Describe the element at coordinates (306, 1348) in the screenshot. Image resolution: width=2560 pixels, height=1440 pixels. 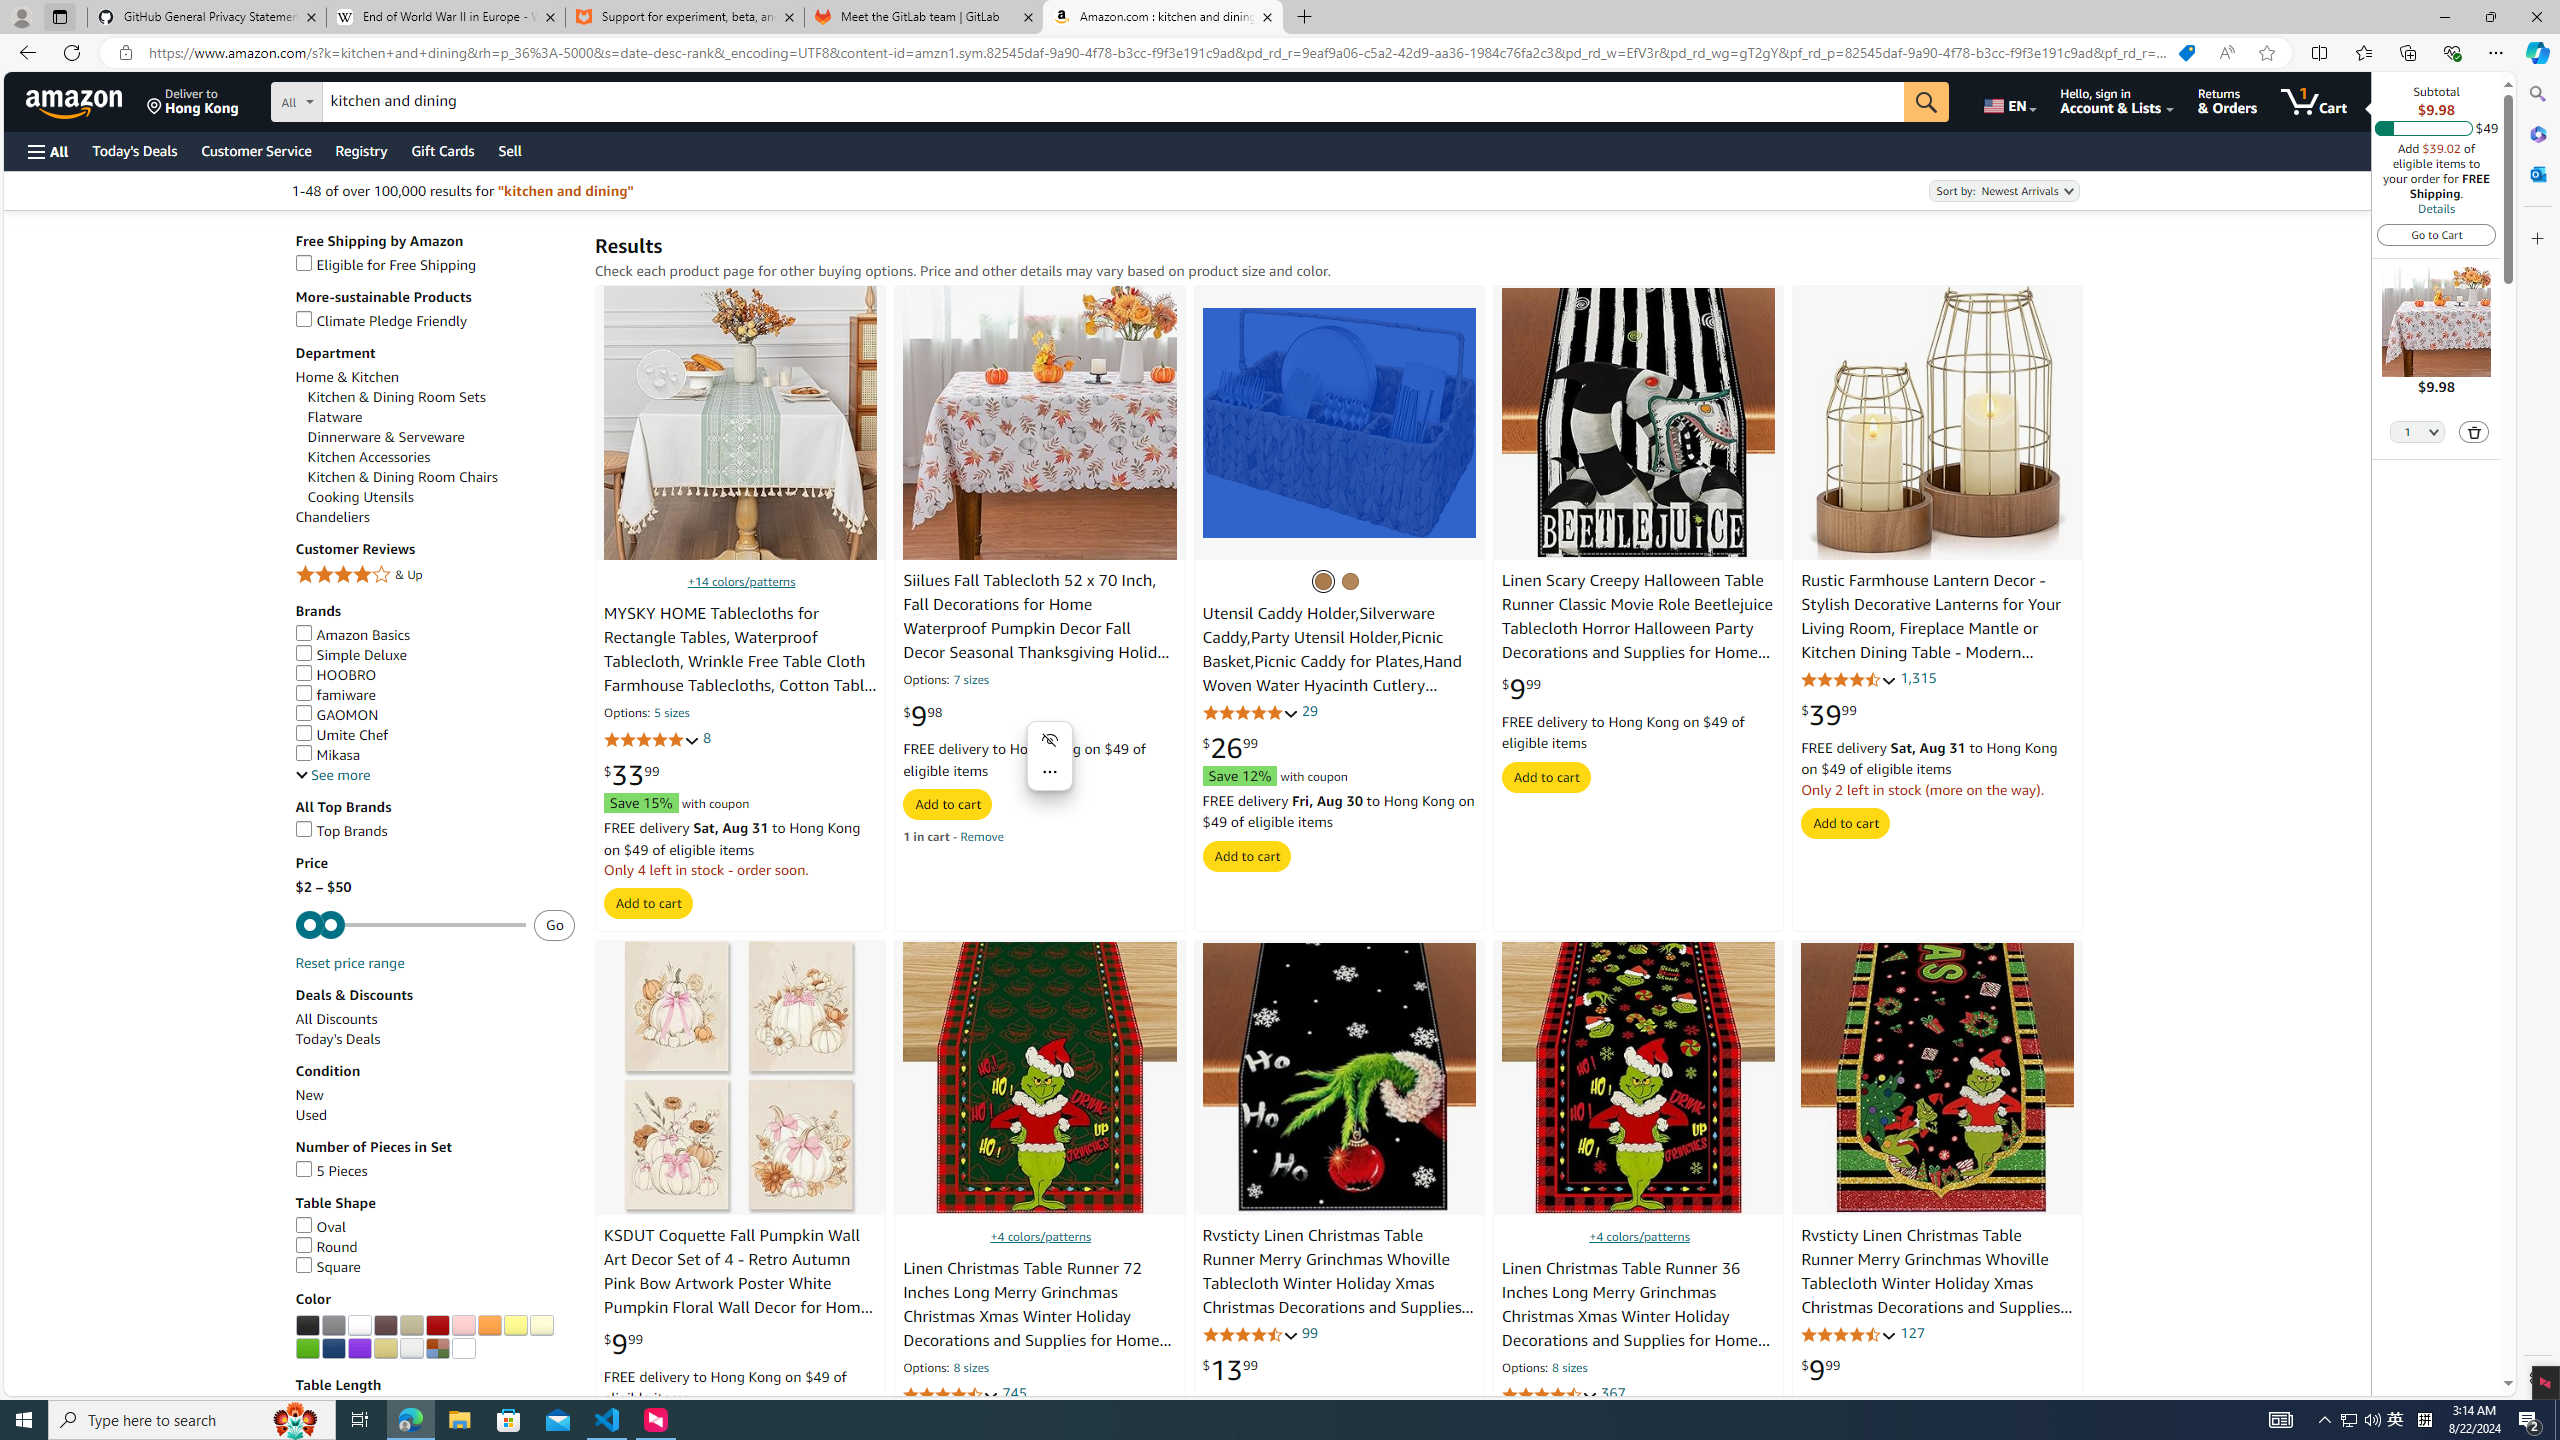
I see `'AutomationID: p_n_feature_twenty_browse-bin/3254108011'` at that location.